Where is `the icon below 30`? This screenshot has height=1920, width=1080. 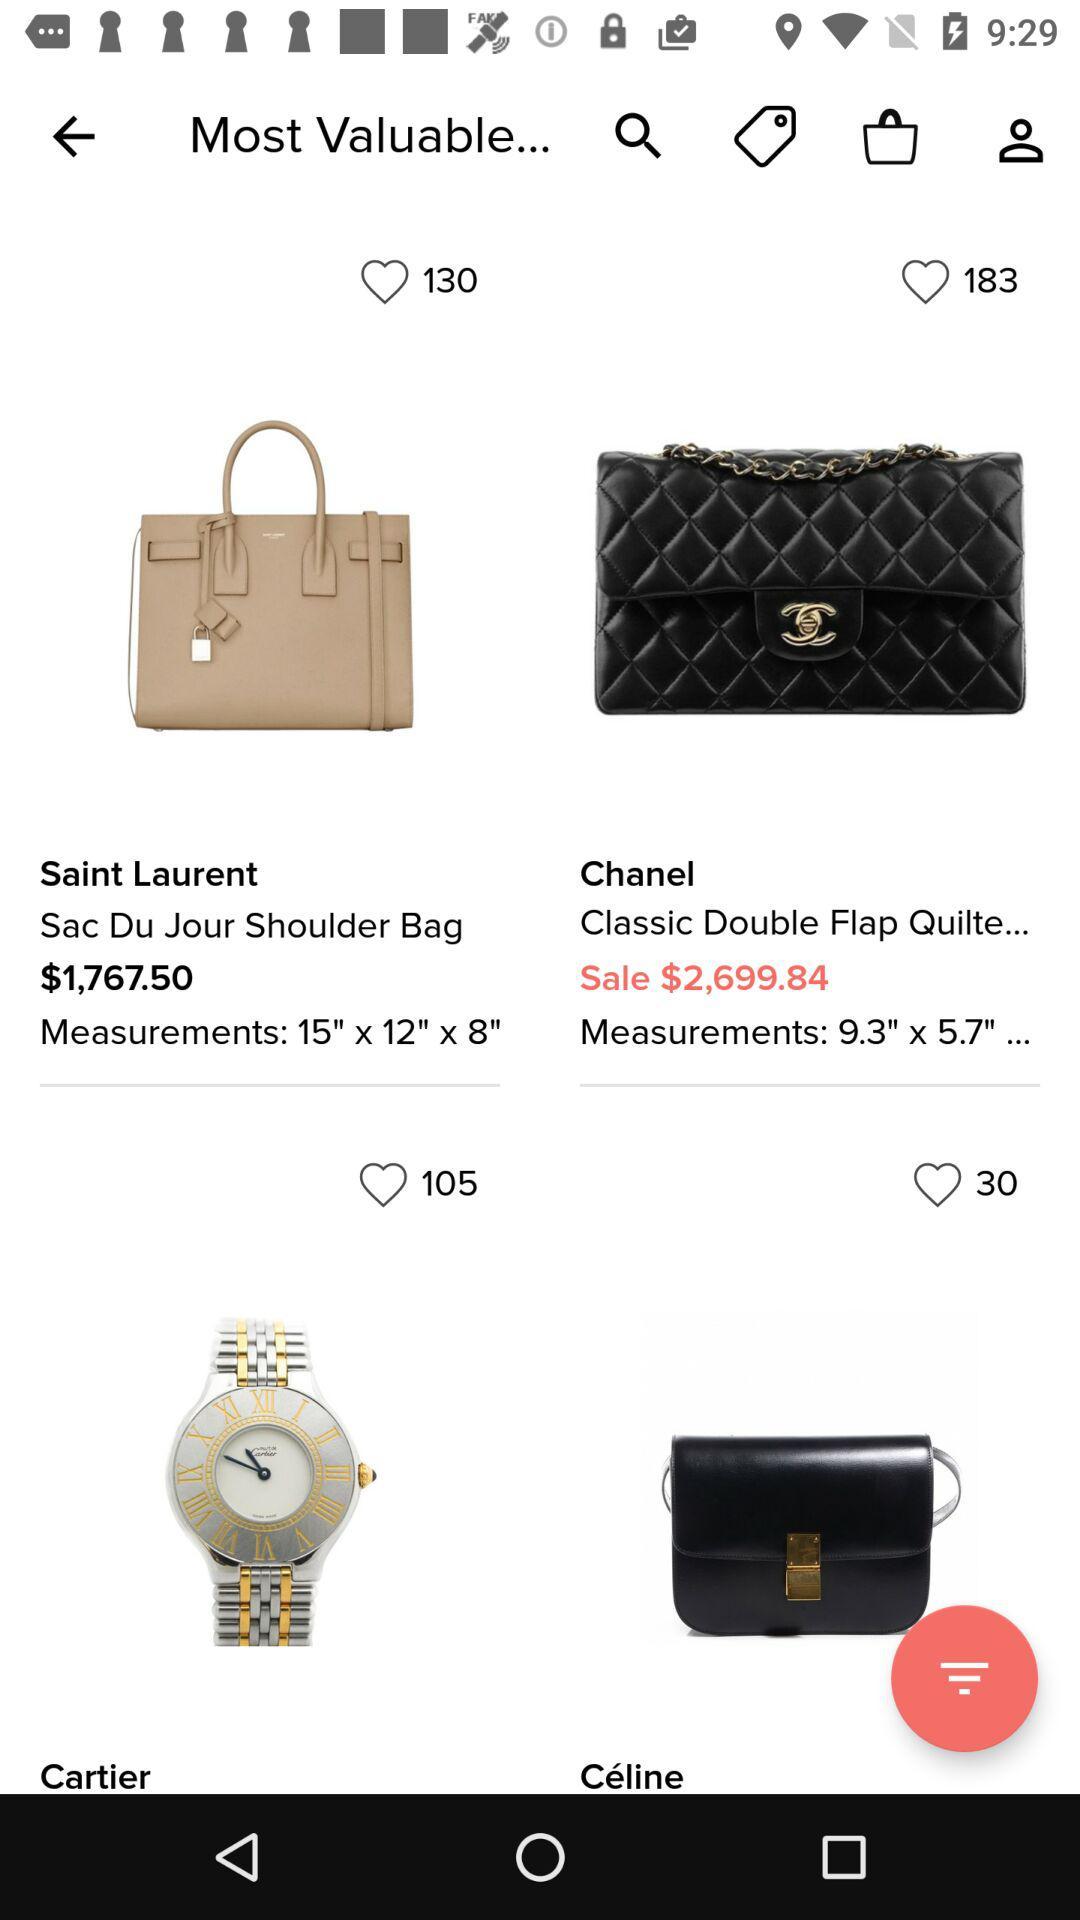
the icon below 30 is located at coordinates (963, 1678).